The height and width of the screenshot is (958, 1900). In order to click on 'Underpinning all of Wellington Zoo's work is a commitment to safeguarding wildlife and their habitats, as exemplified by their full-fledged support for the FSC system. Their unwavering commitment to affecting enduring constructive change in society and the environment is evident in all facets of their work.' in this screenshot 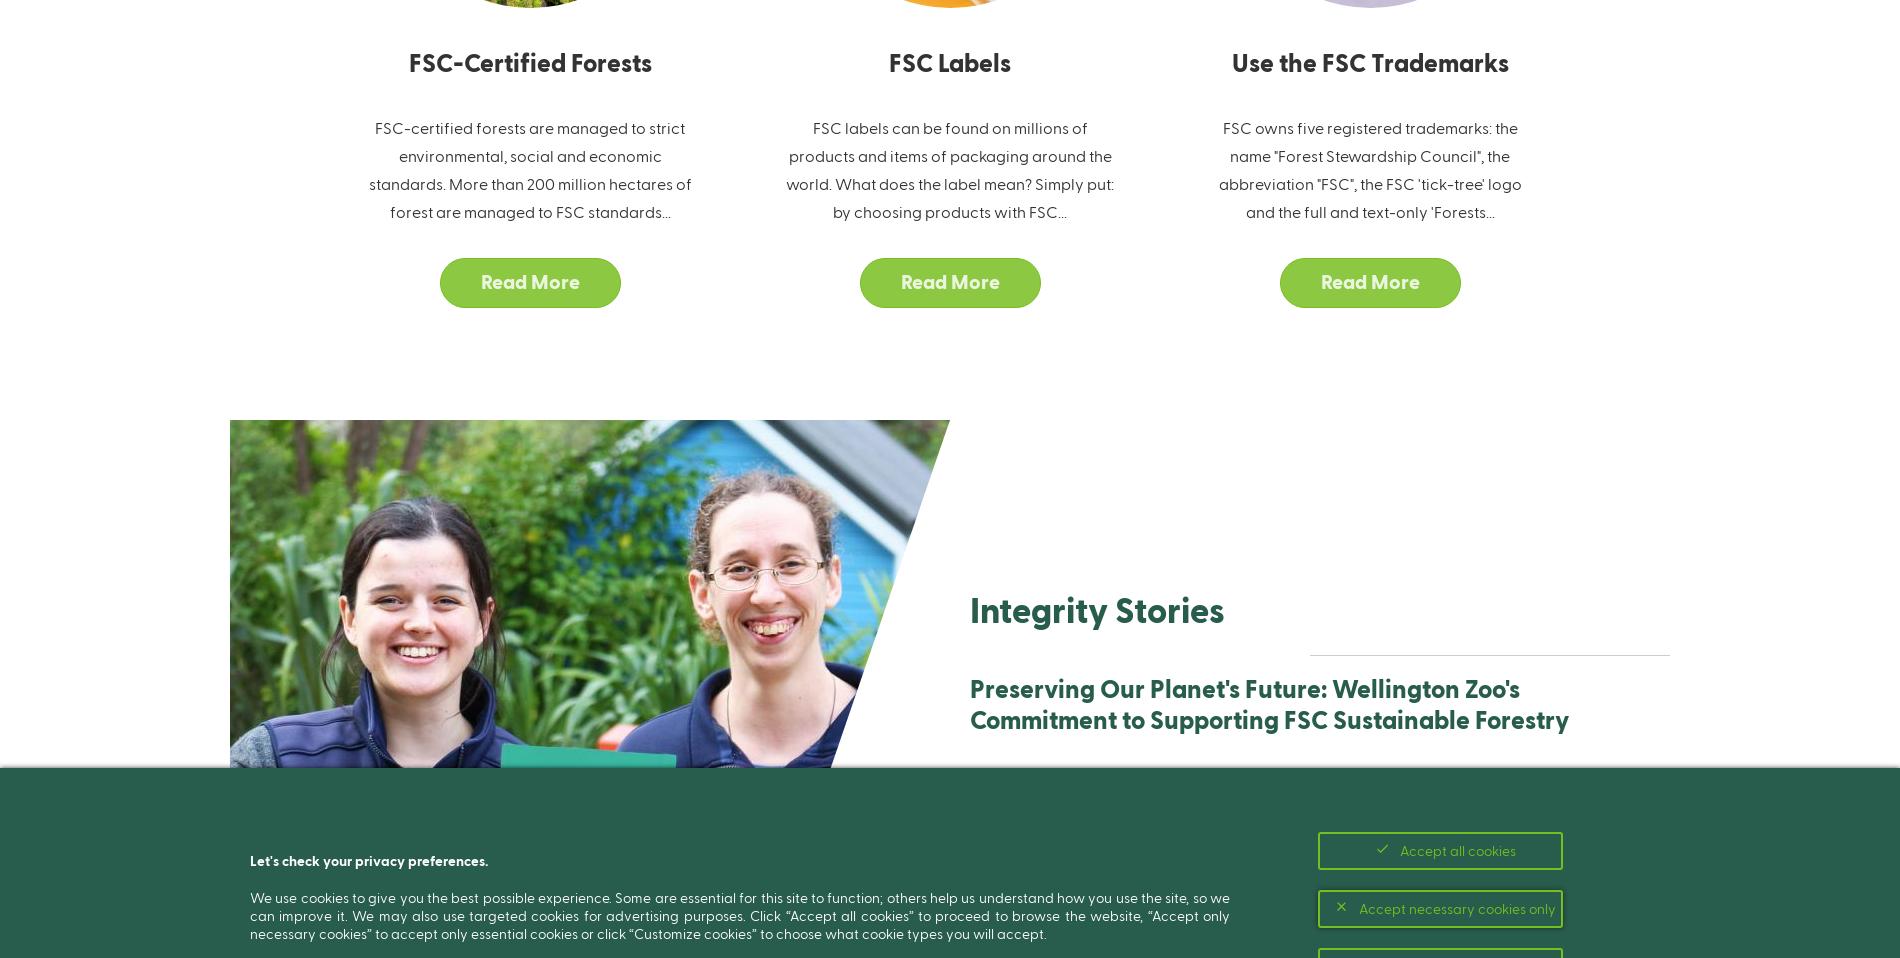, I will do `click(1294, 815)`.